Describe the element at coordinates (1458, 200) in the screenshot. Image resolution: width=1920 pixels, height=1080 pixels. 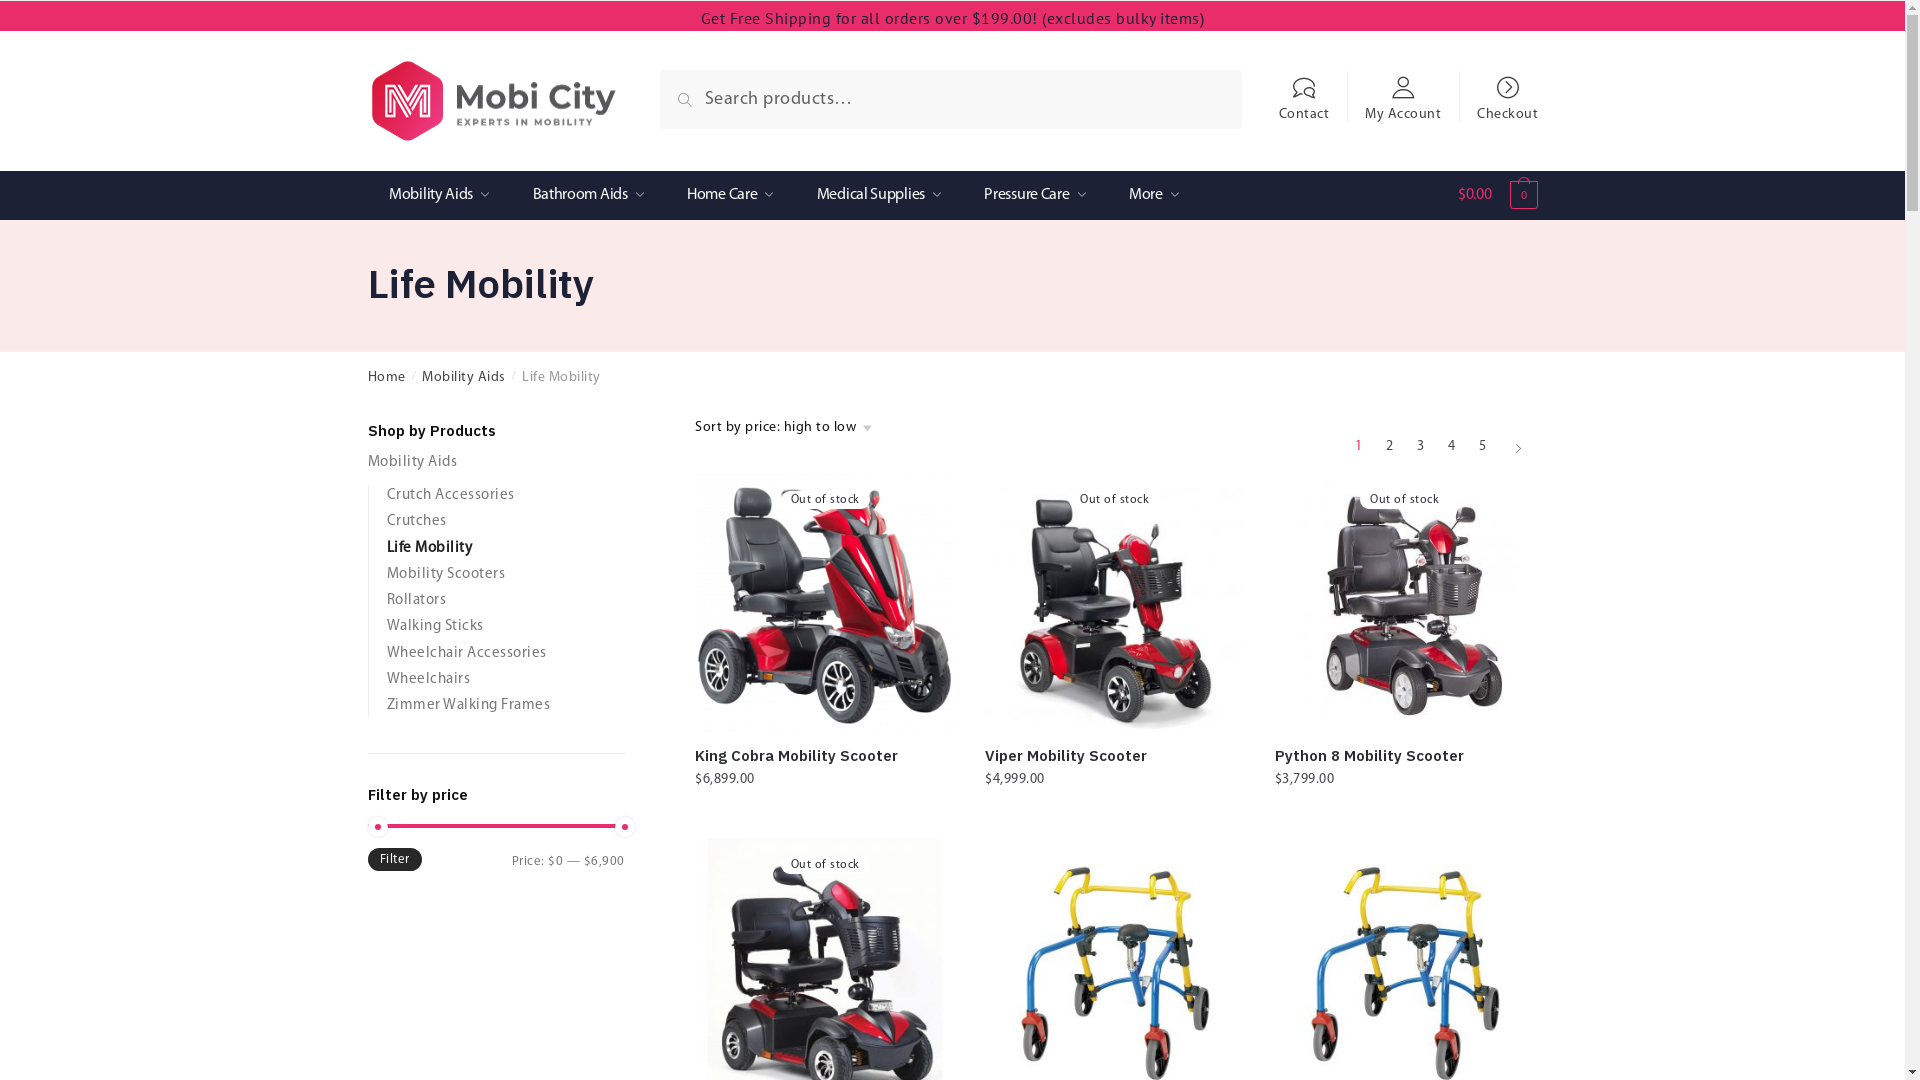
I see `'$0.00 0'` at that location.